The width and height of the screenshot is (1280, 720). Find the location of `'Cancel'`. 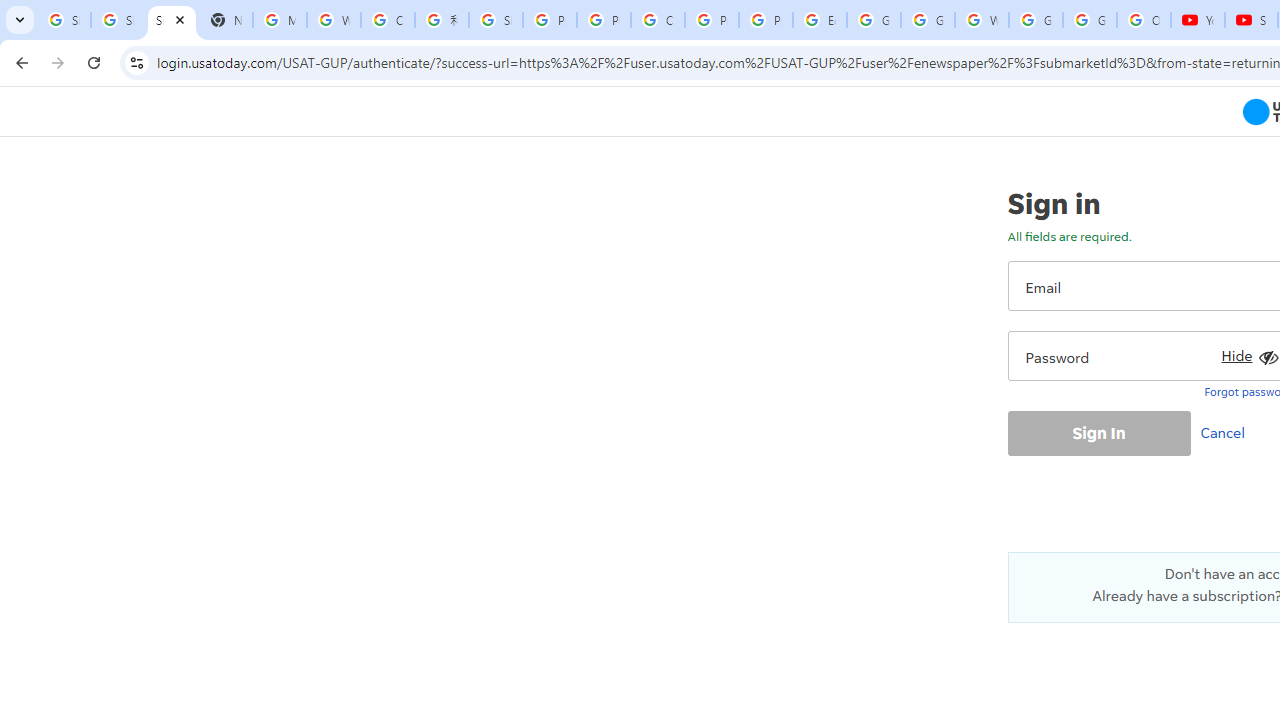

'Cancel' is located at coordinates (1226, 431).